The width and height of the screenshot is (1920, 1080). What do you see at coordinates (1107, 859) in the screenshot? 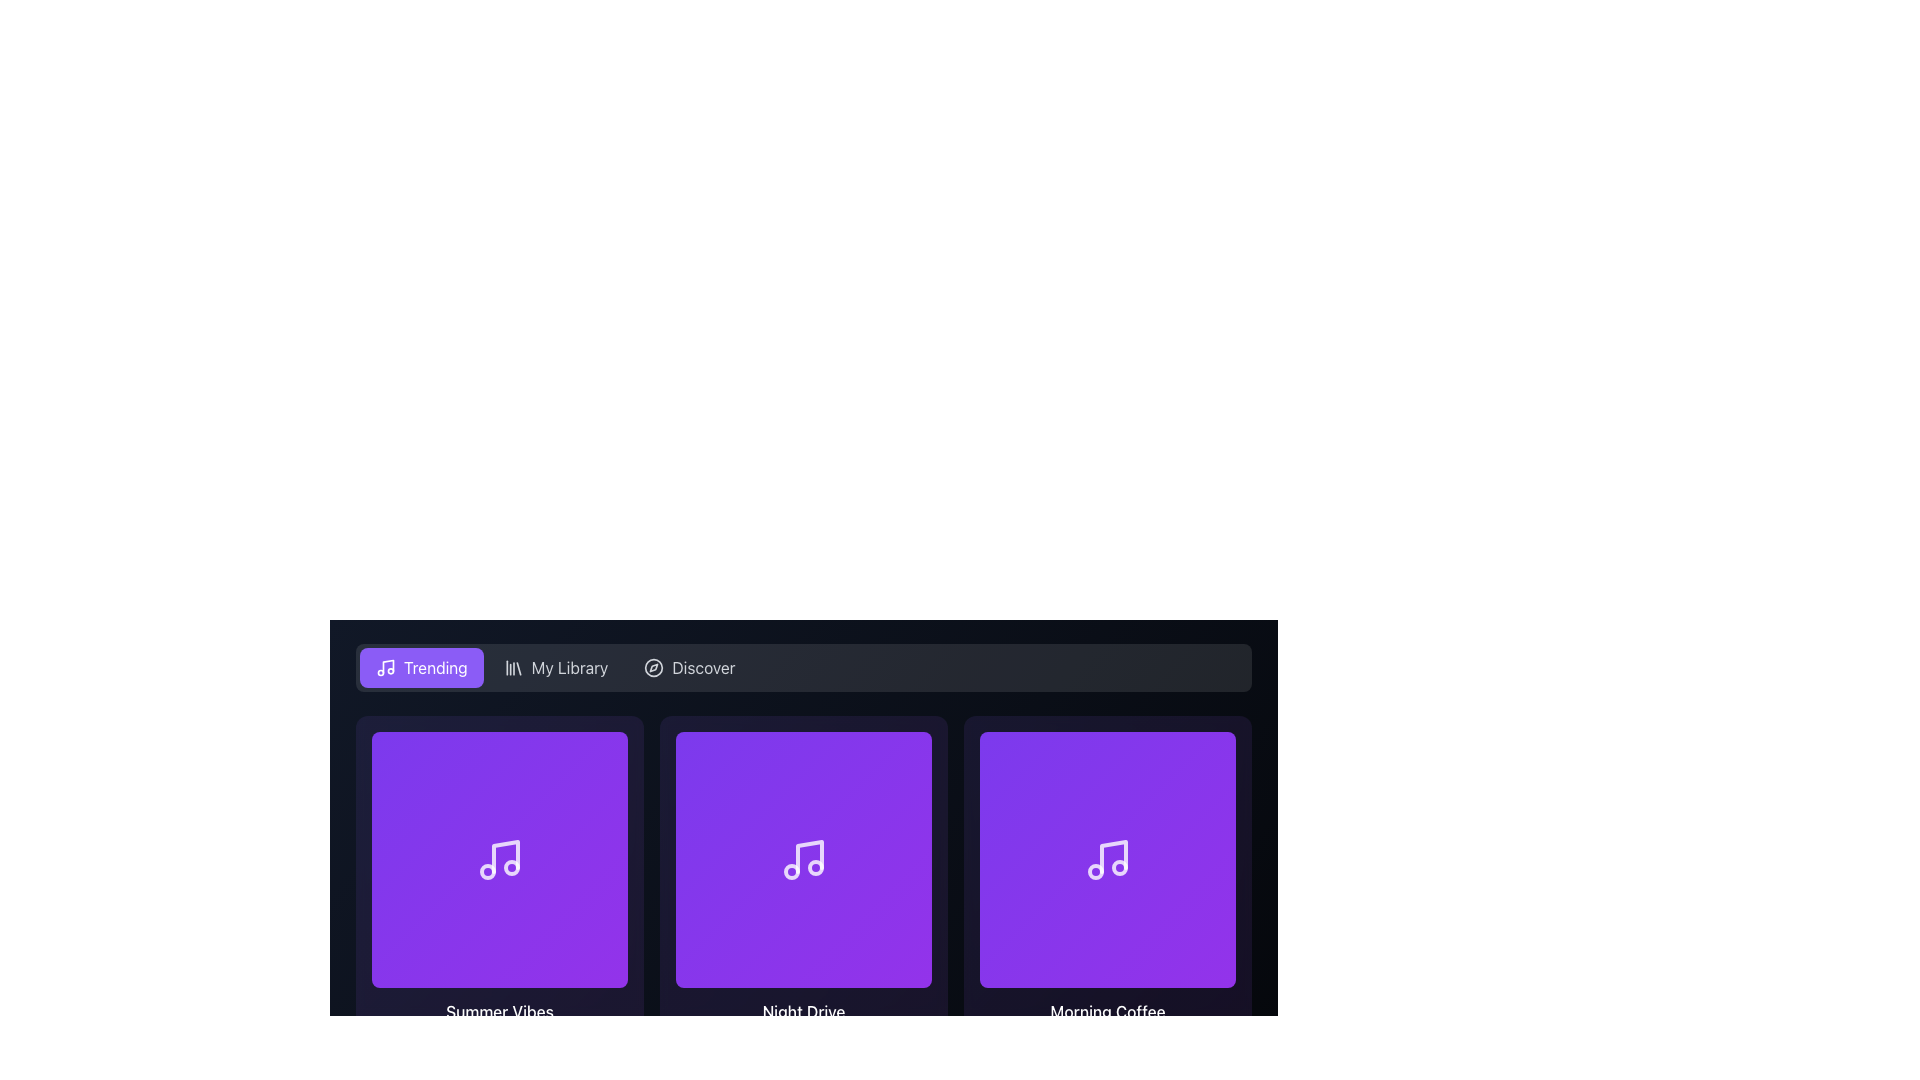
I see `the white music note icon with two connected circular notes, which is located on a vibrant purple background under the 'Morning Coffee' label` at bounding box center [1107, 859].